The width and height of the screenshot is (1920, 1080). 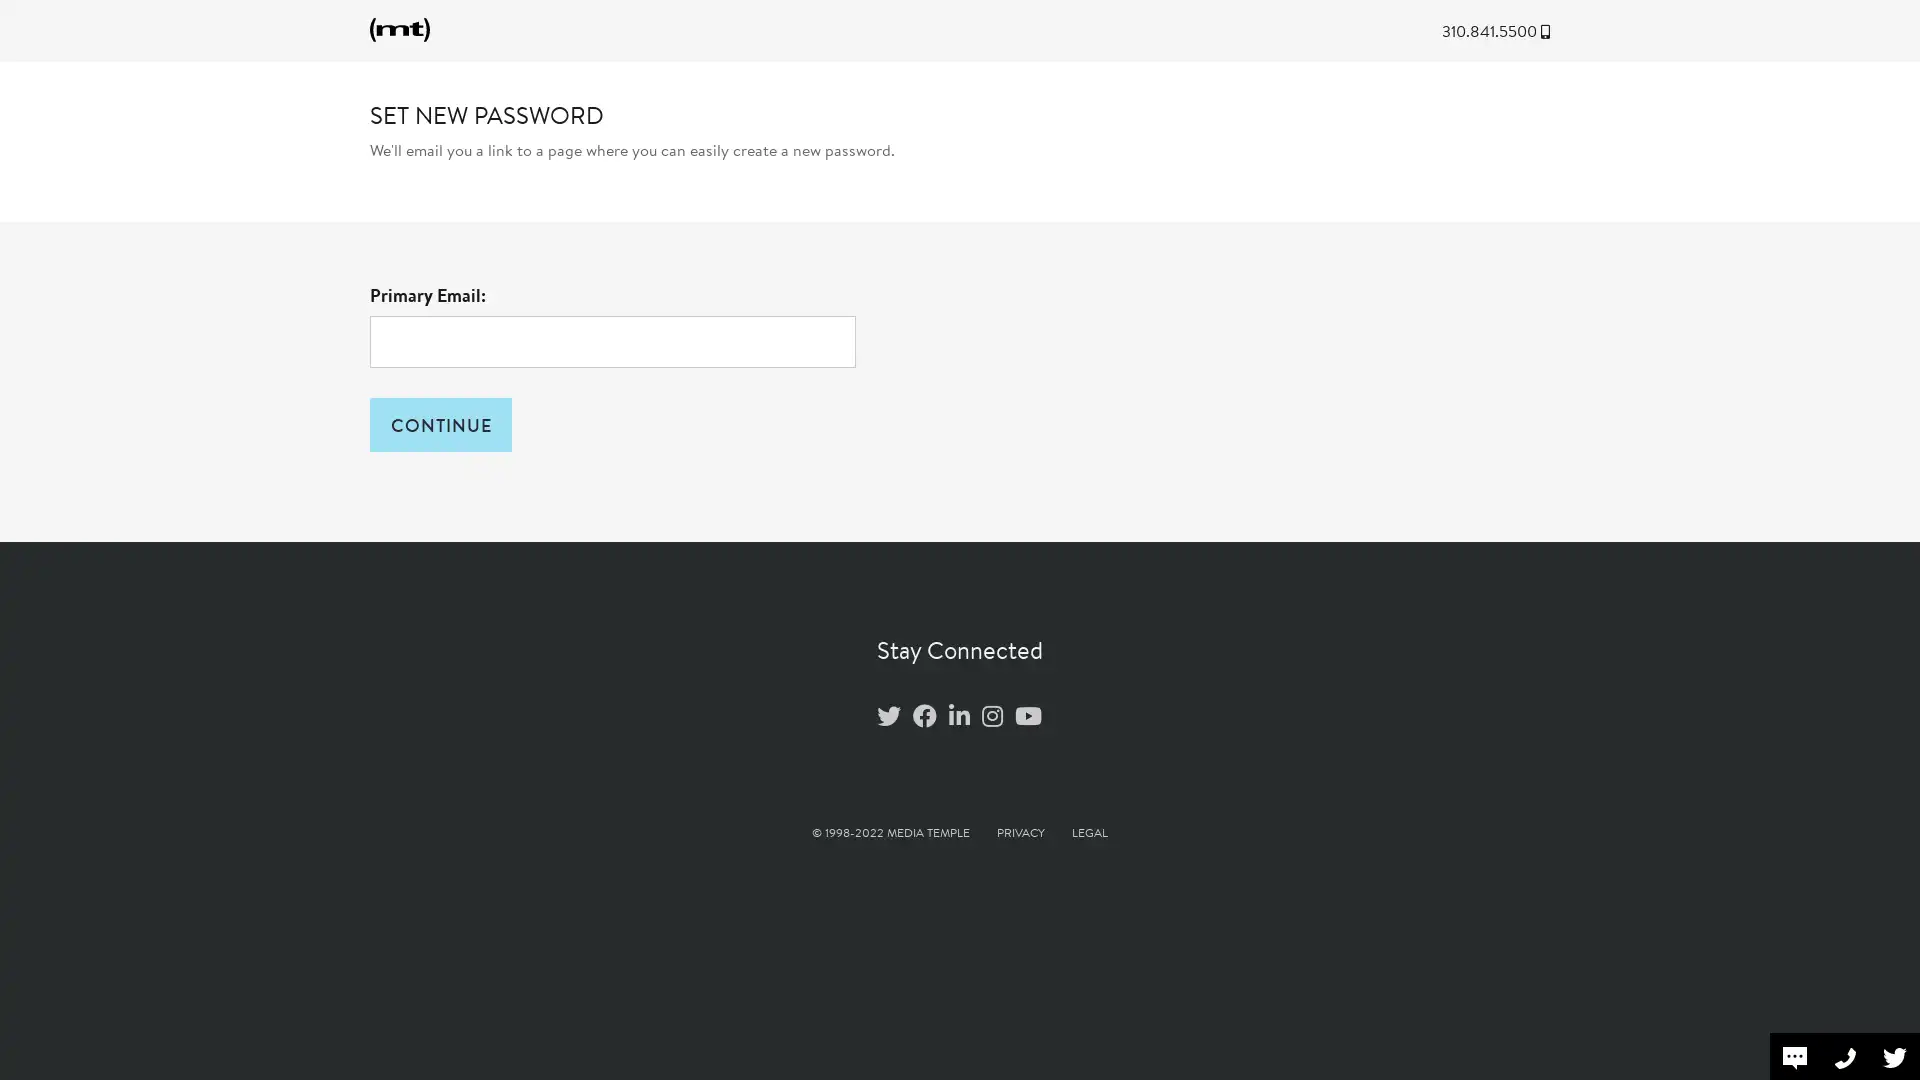 I want to click on CONTINUE, so click(x=440, y=426).